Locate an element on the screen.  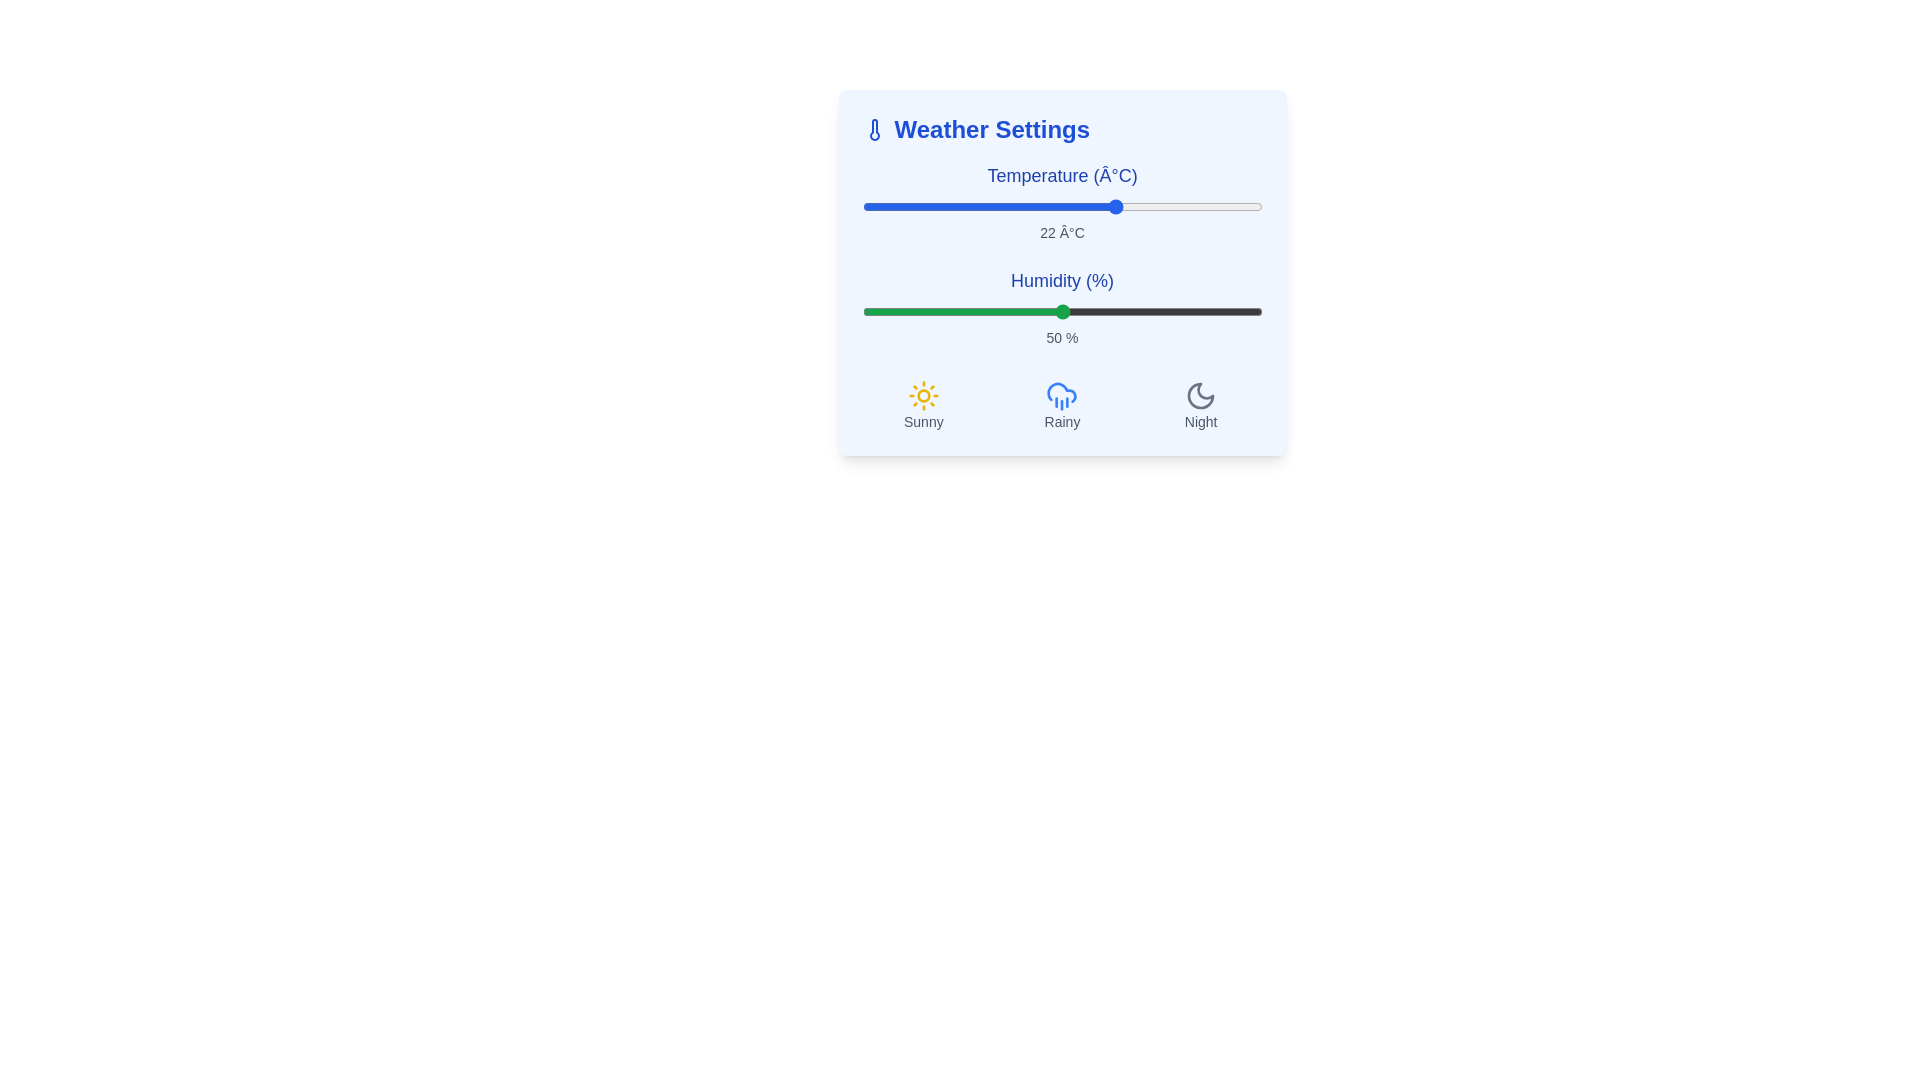
the temperature is located at coordinates (1101, 207).